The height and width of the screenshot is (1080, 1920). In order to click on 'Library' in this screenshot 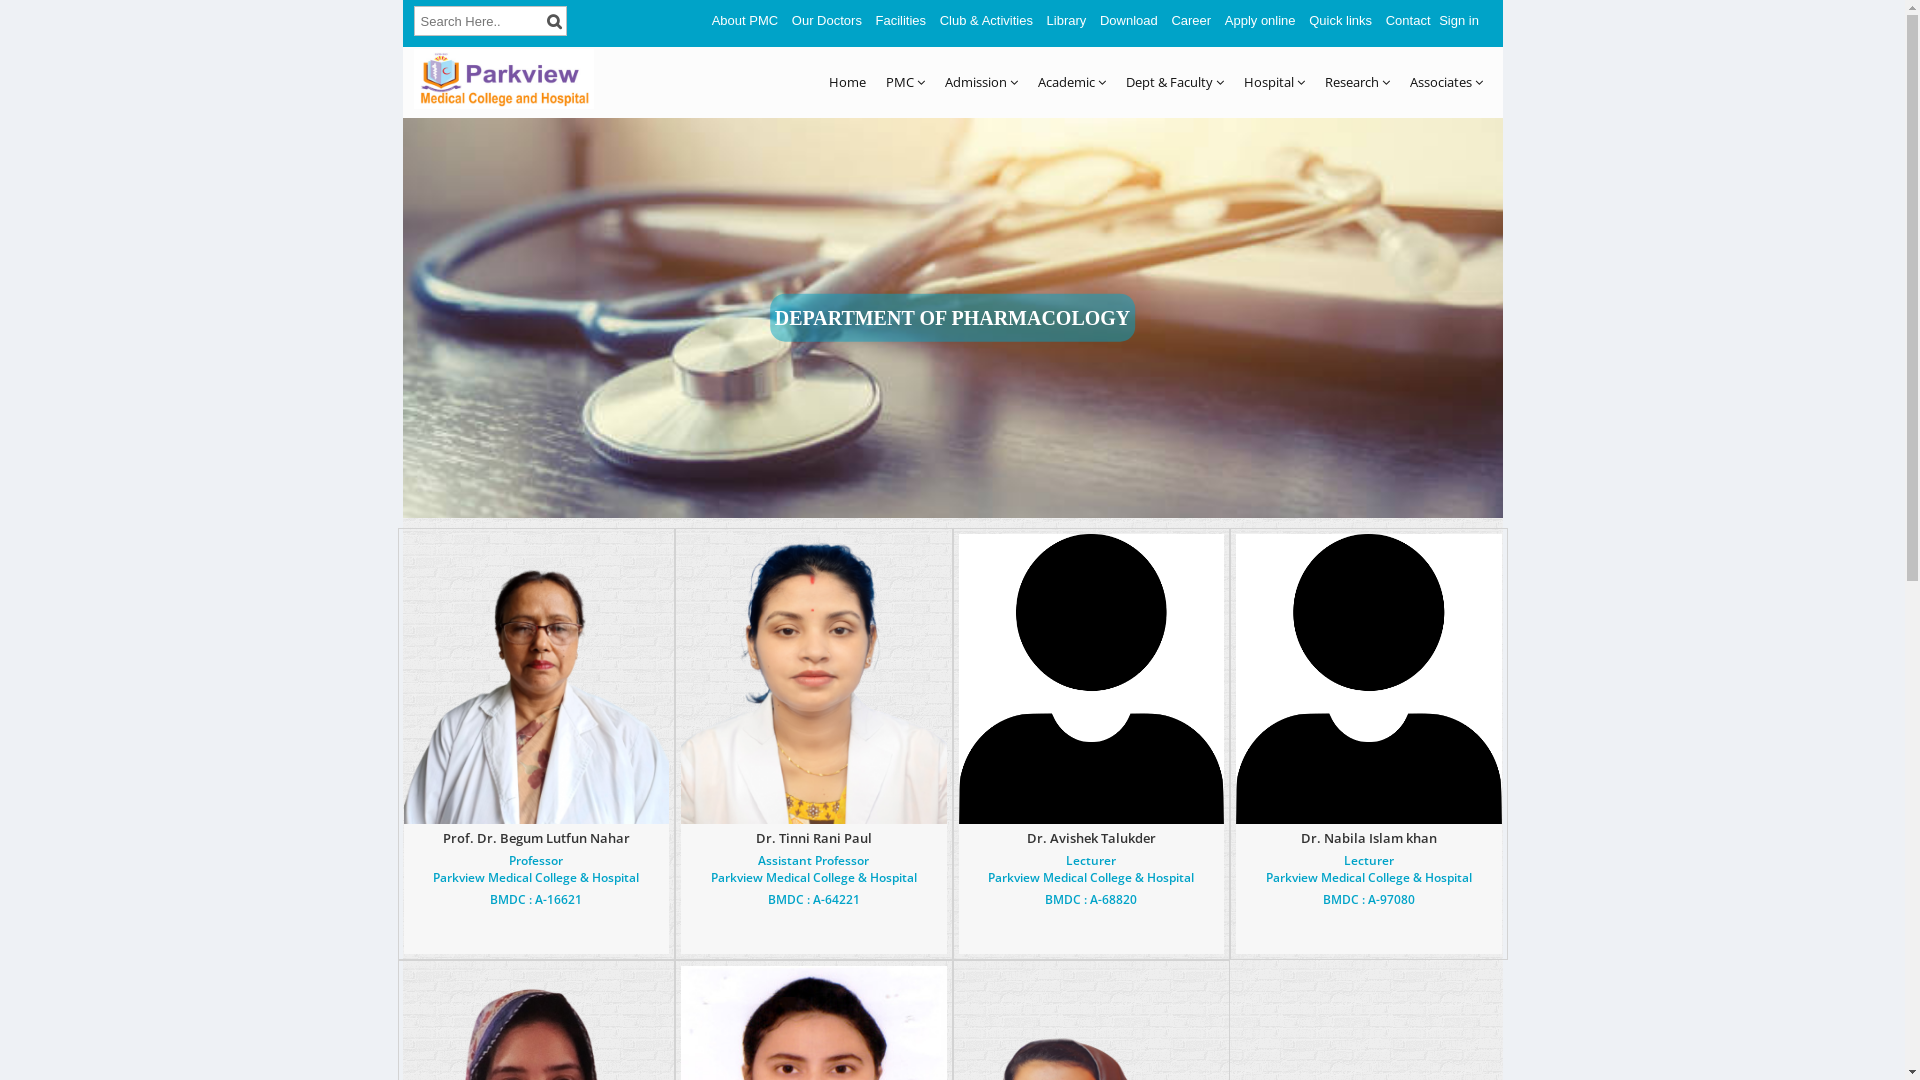, I will do `click(1065, 20)`.